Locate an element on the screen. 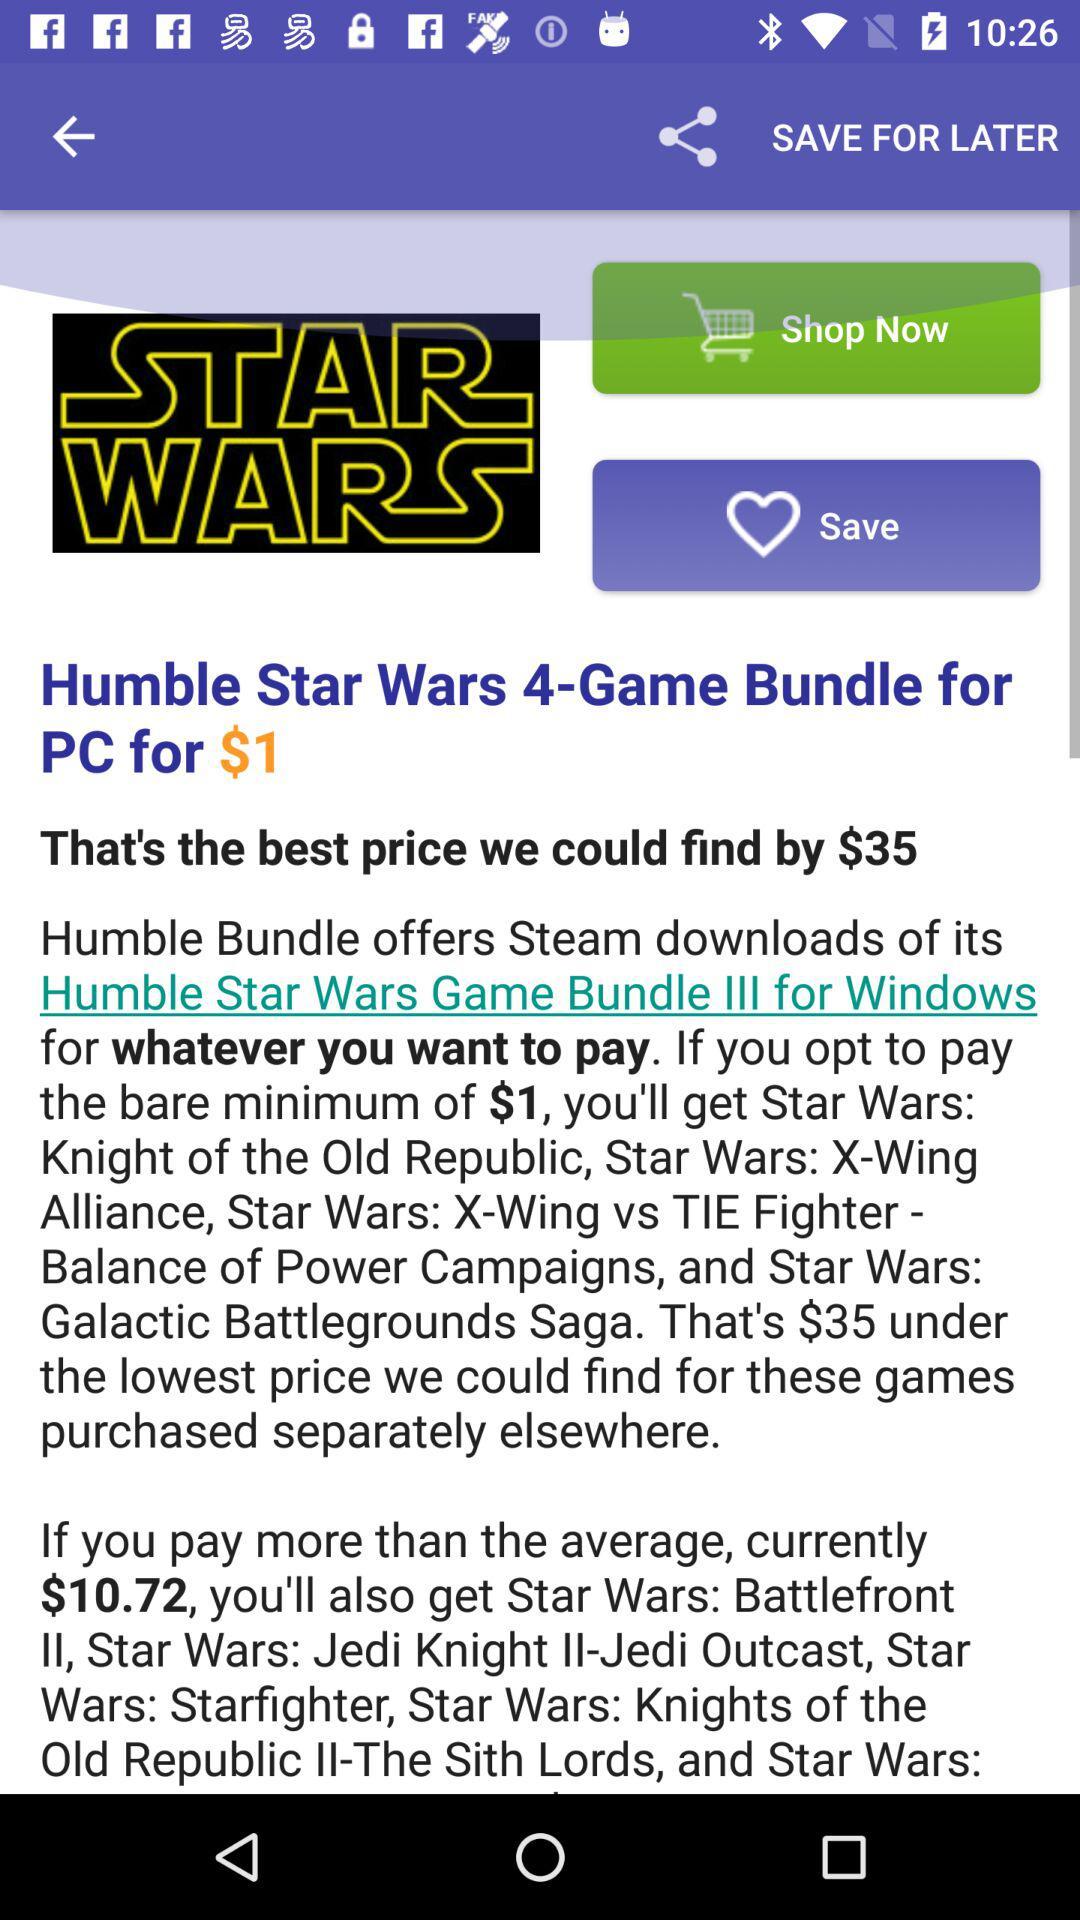 The width and height of the screenshot is (1080, 1920). the that s the is located at coordinates (478, 846).